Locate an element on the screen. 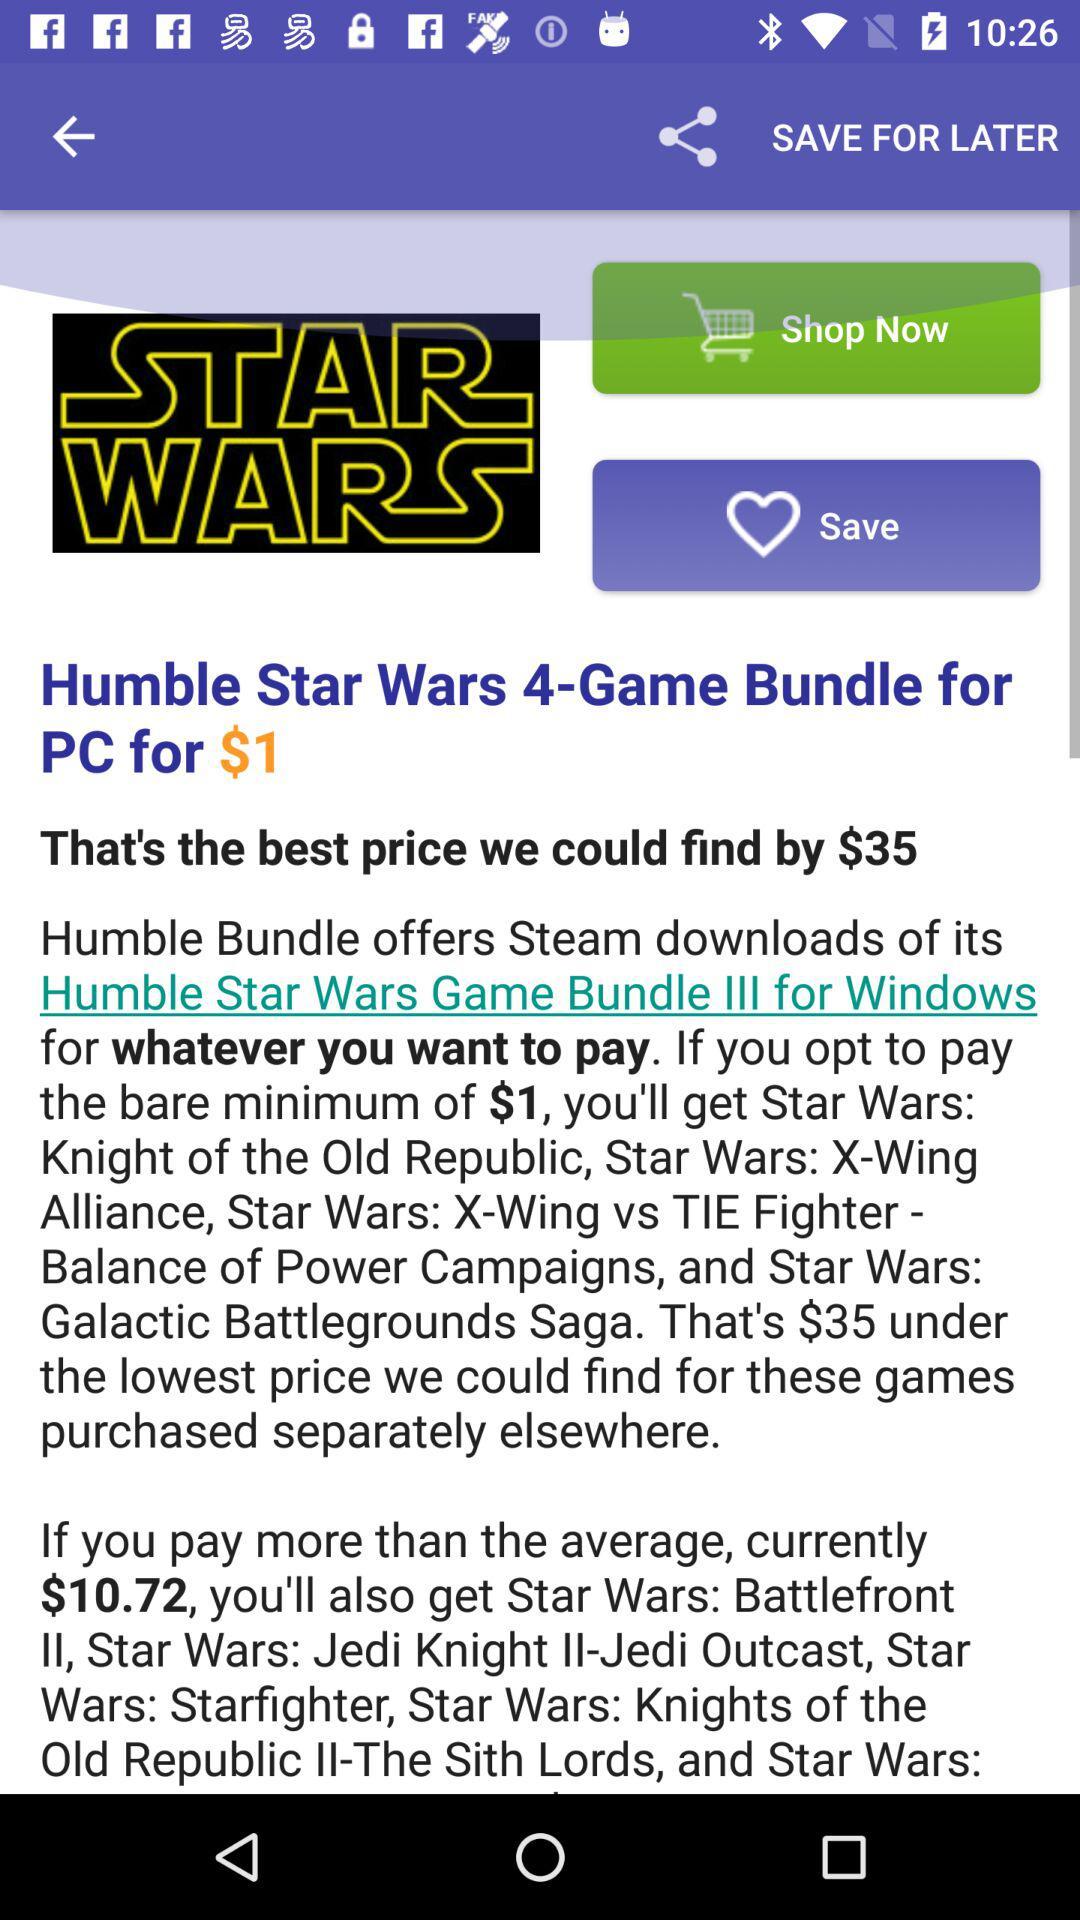 The width and height of the screenshot is (1080, 1920). the that s the is located at coordinates (478, 846).